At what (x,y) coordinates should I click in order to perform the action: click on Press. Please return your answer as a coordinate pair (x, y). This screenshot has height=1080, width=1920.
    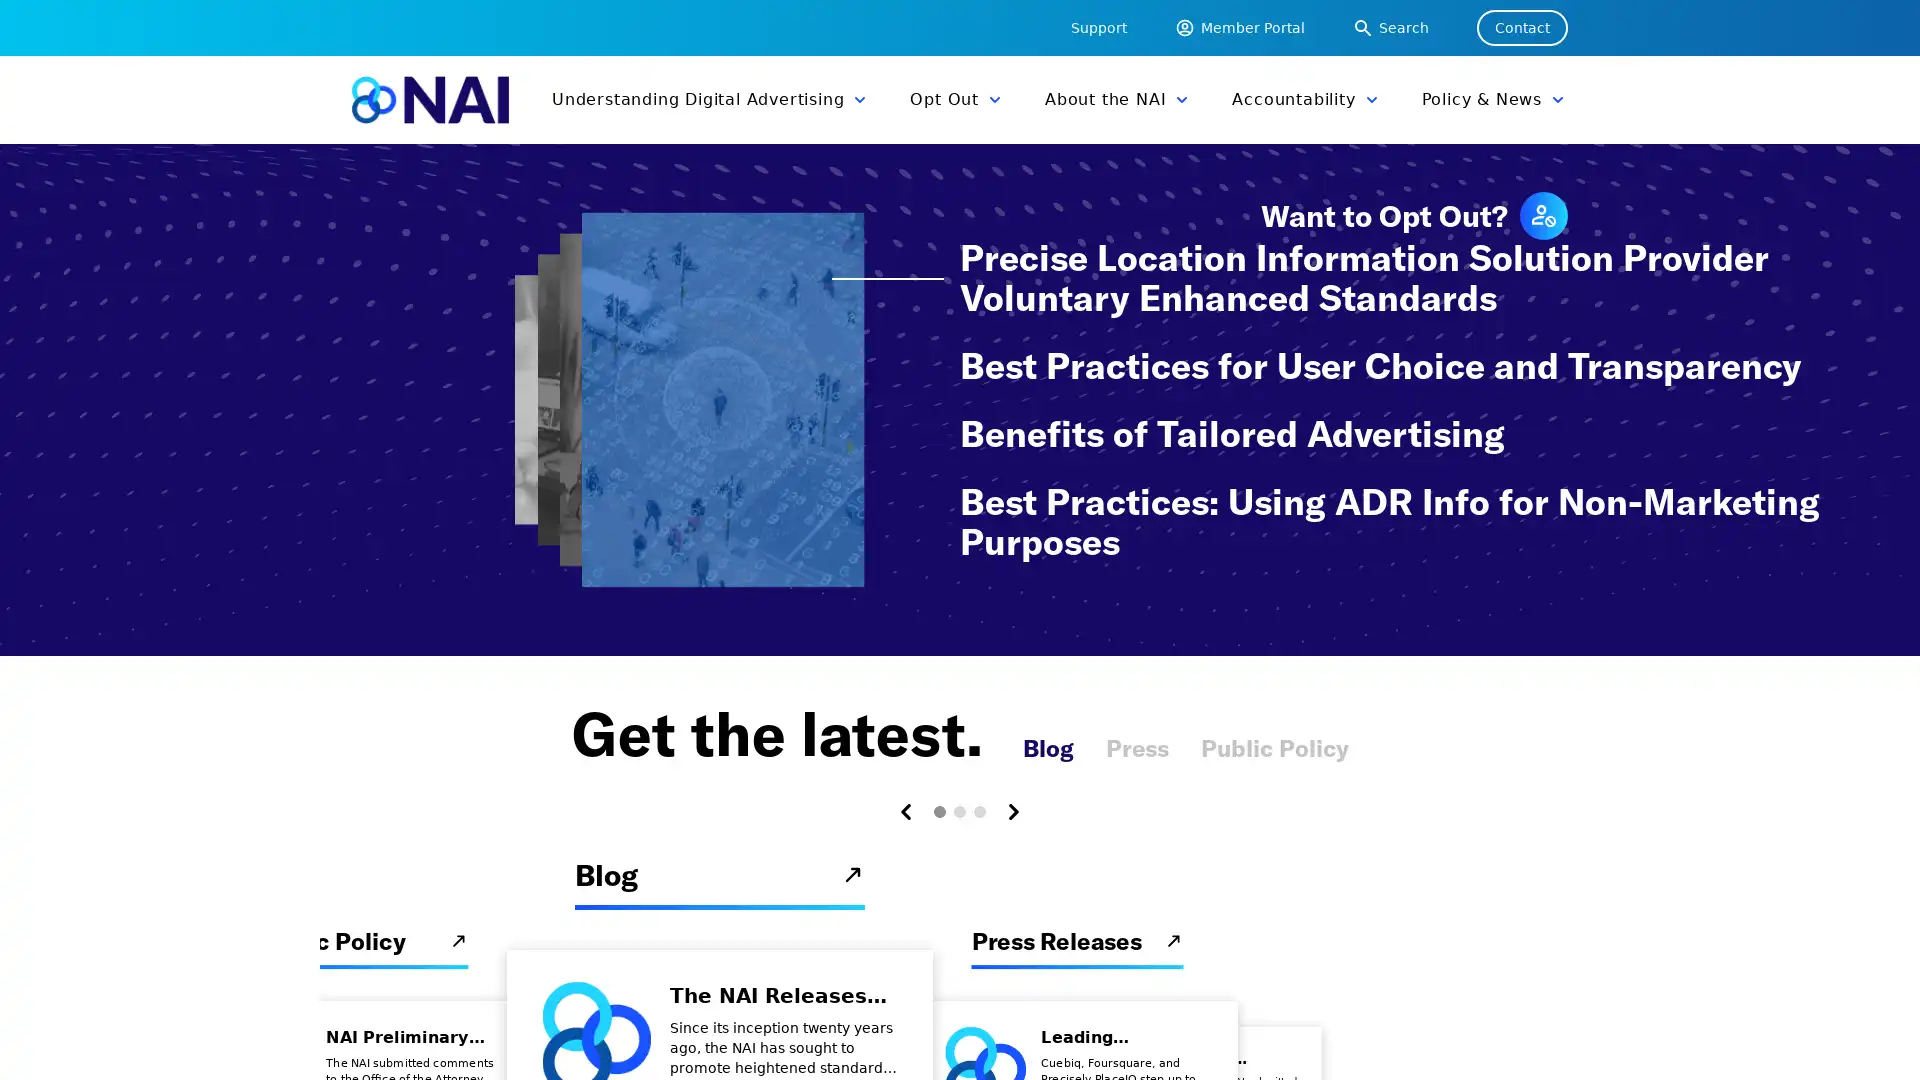
    Looking at the image, I should click on (1136, 748).